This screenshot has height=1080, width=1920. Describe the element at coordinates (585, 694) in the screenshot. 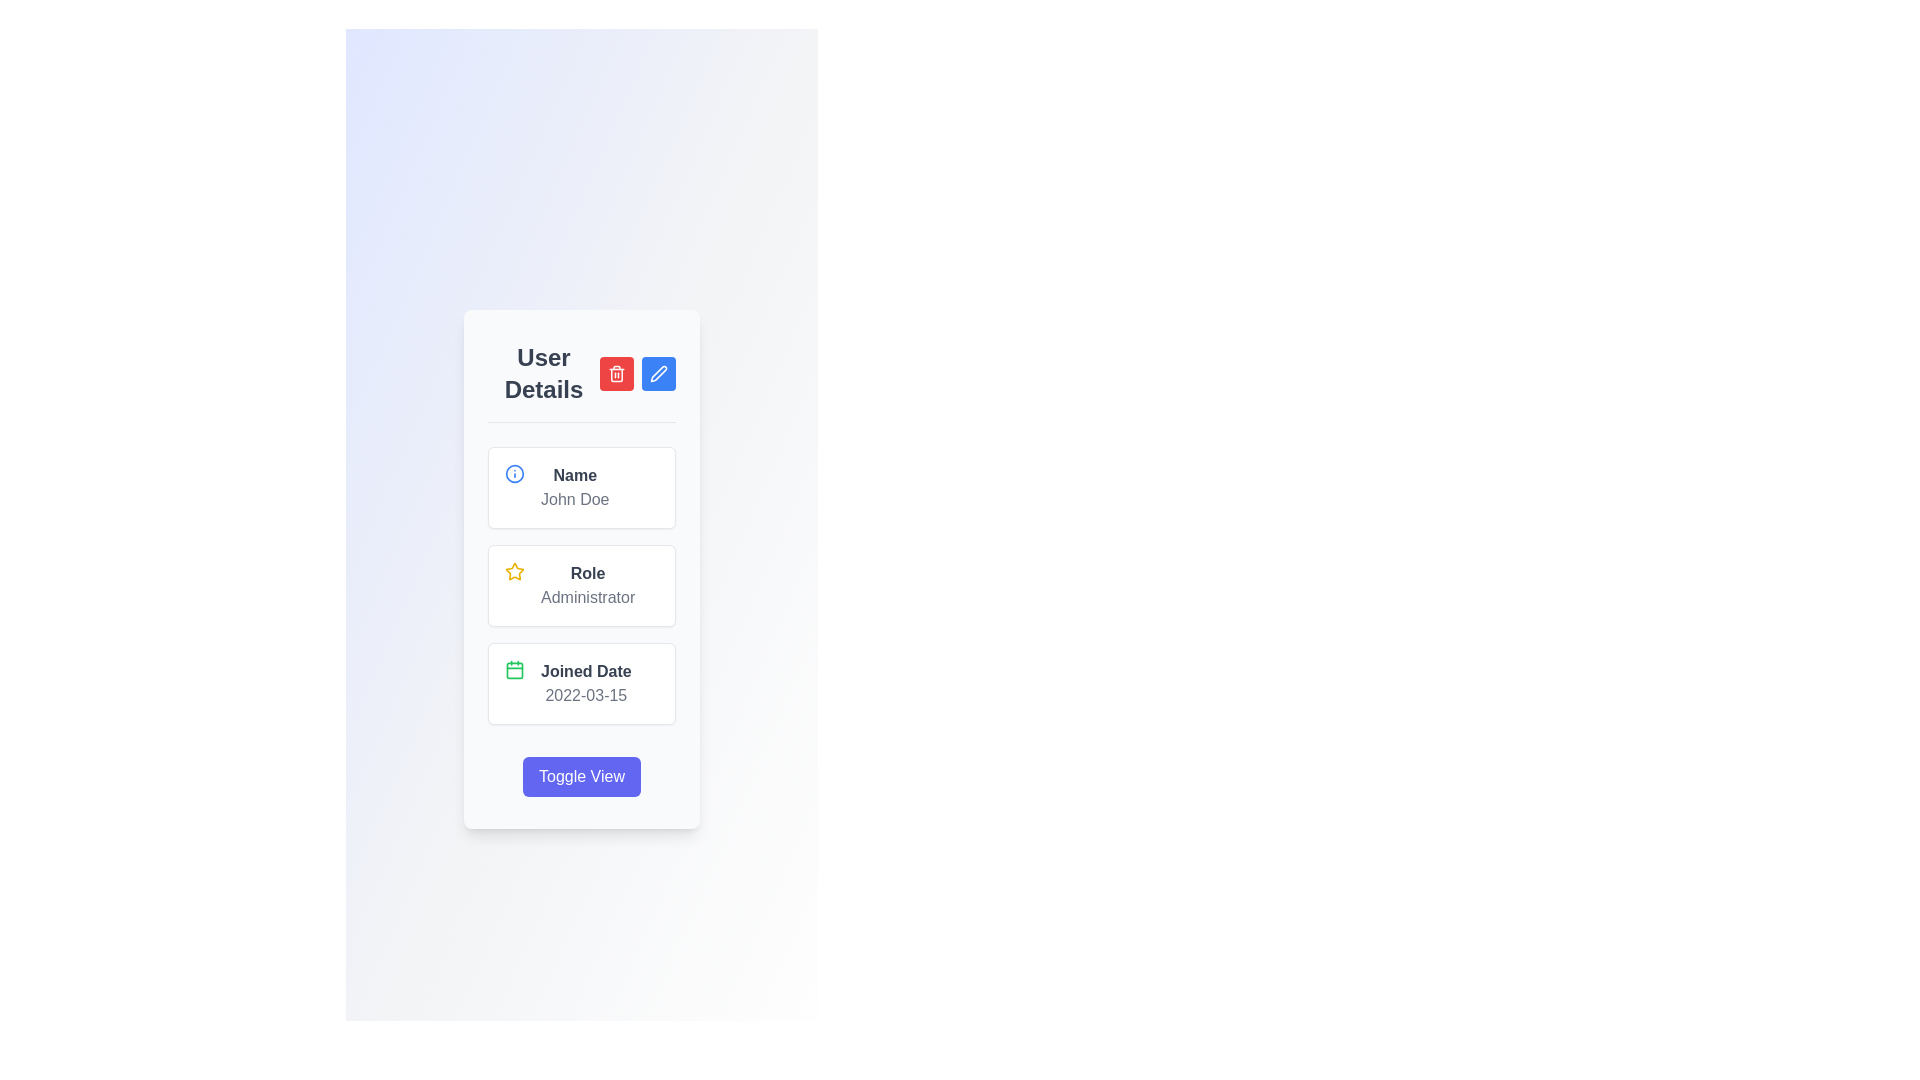

I see `the text displaying the date '2022-03-15' which is styled with a gray font and located below the 'Joined Date' label in the user details card` at that location.